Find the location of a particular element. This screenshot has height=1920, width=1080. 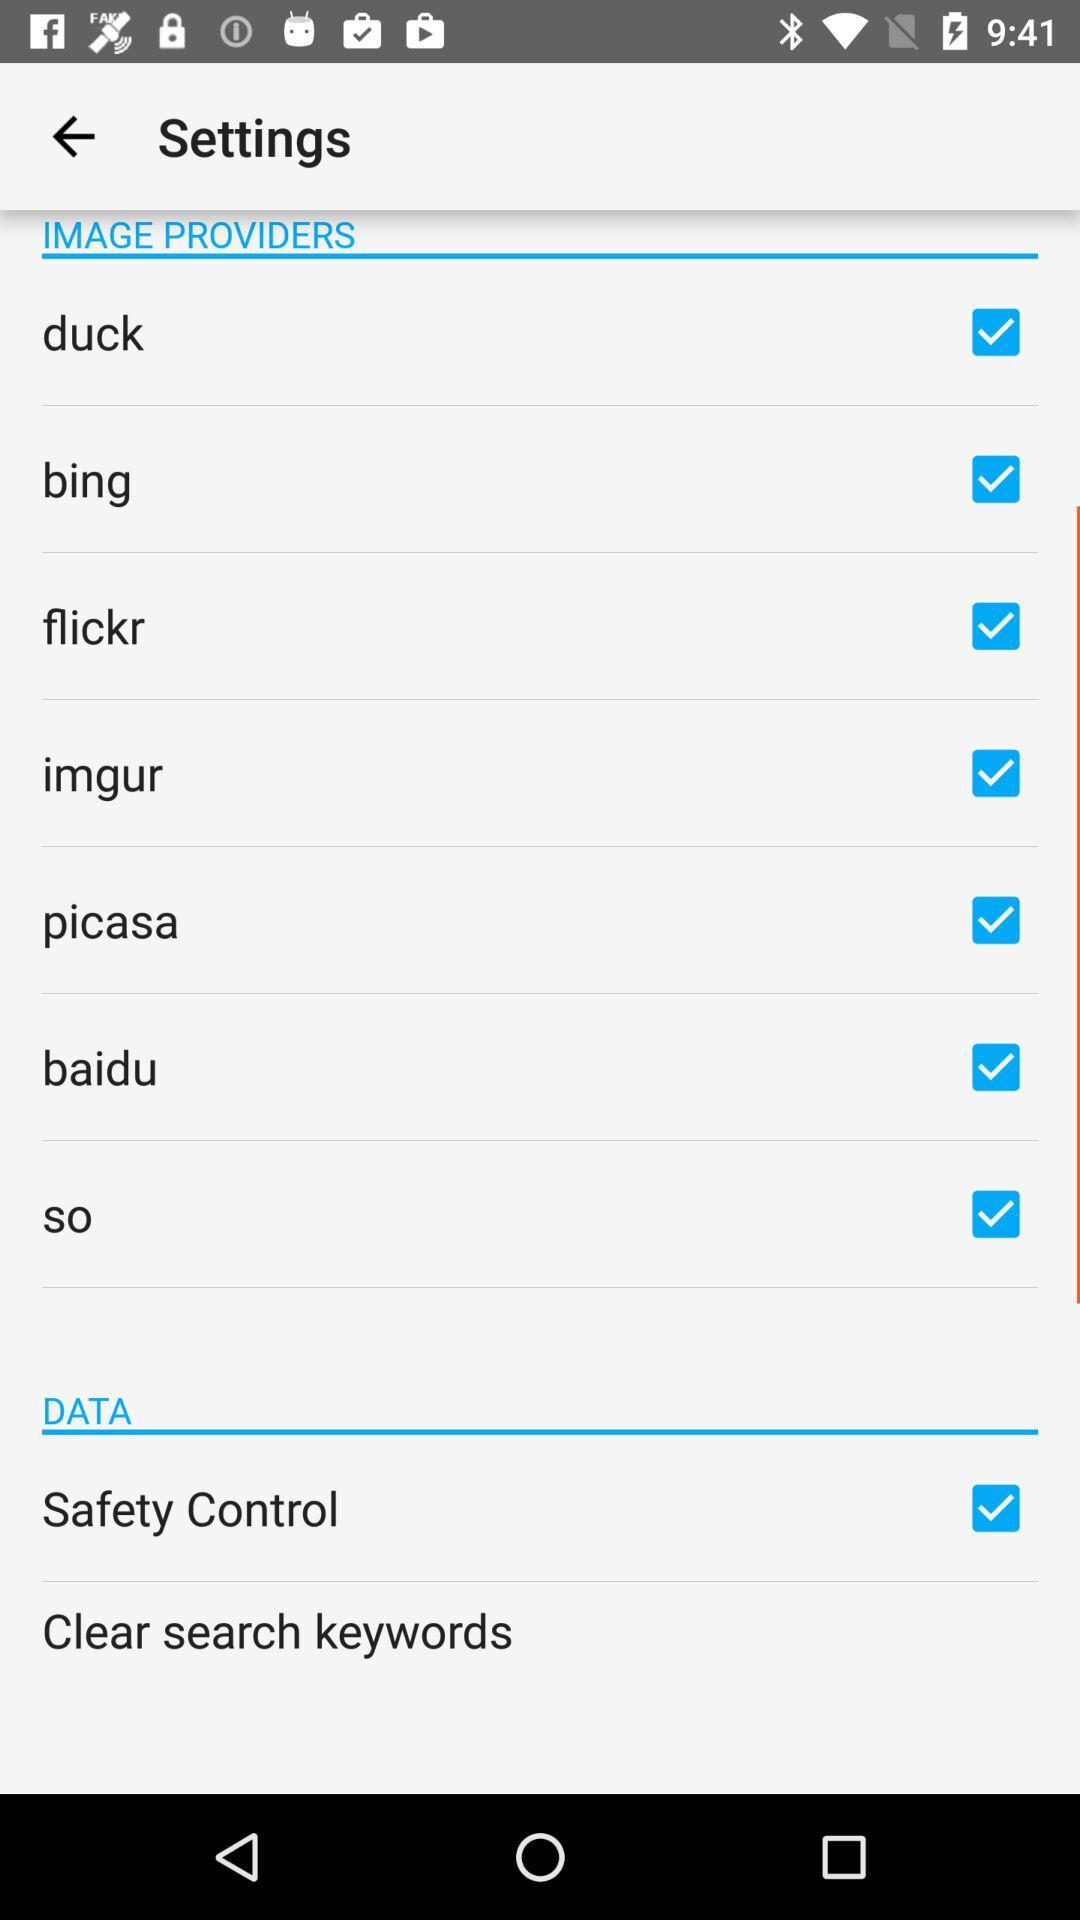

search option is located at coordinates (995, 918).